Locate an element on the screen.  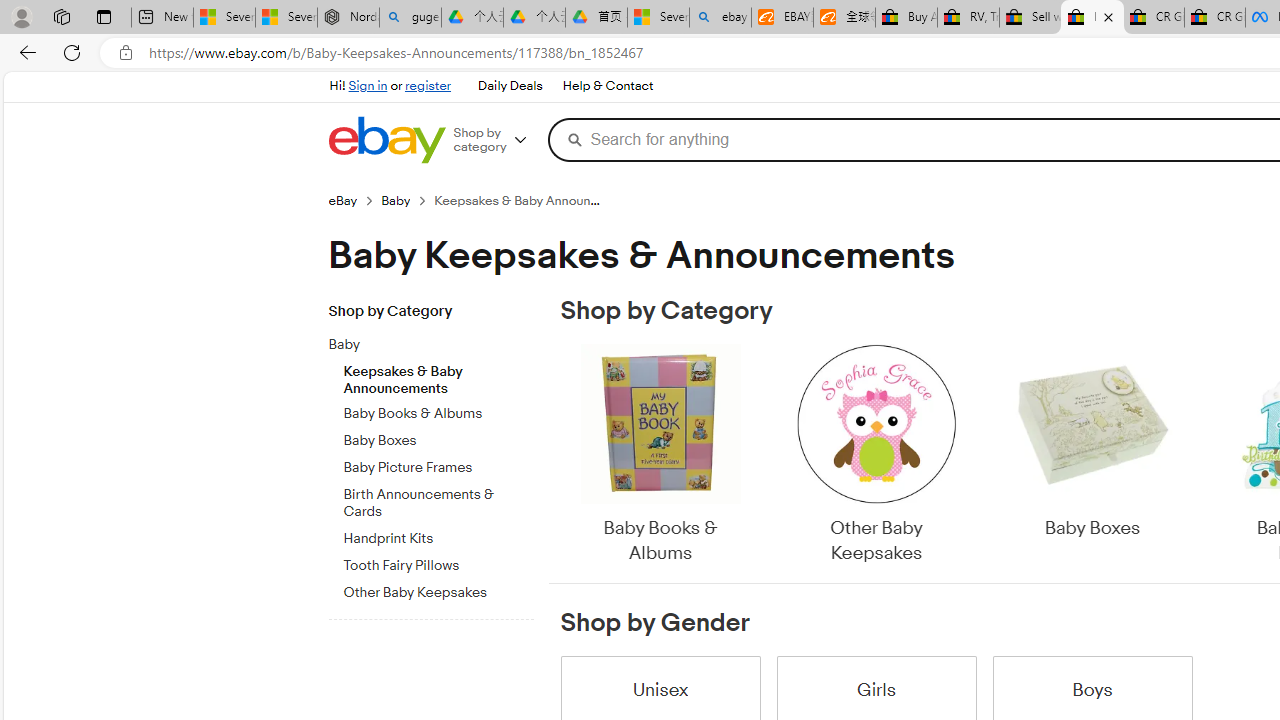
'eBay' is located at coordinates (354, 200).